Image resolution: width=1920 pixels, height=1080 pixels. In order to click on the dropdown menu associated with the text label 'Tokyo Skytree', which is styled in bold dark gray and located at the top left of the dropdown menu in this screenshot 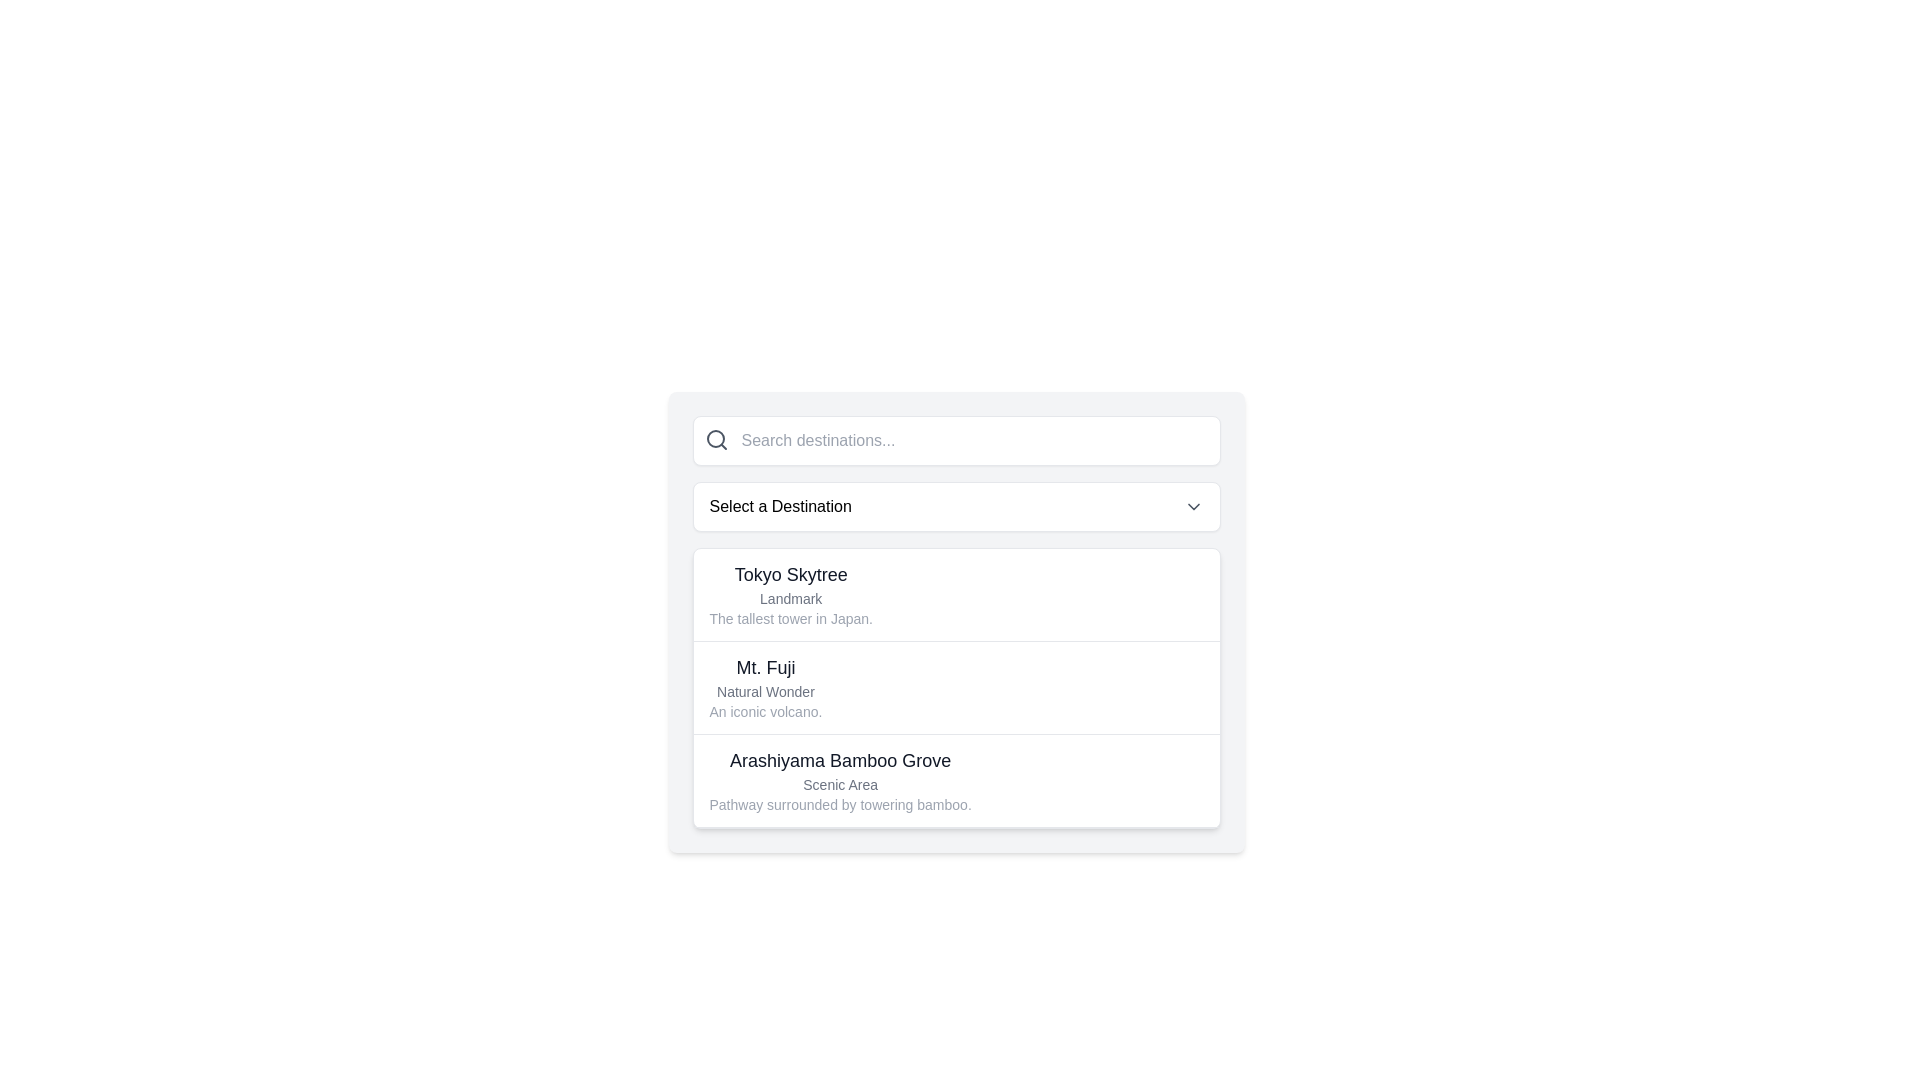, I will do `click(790, 574)`.